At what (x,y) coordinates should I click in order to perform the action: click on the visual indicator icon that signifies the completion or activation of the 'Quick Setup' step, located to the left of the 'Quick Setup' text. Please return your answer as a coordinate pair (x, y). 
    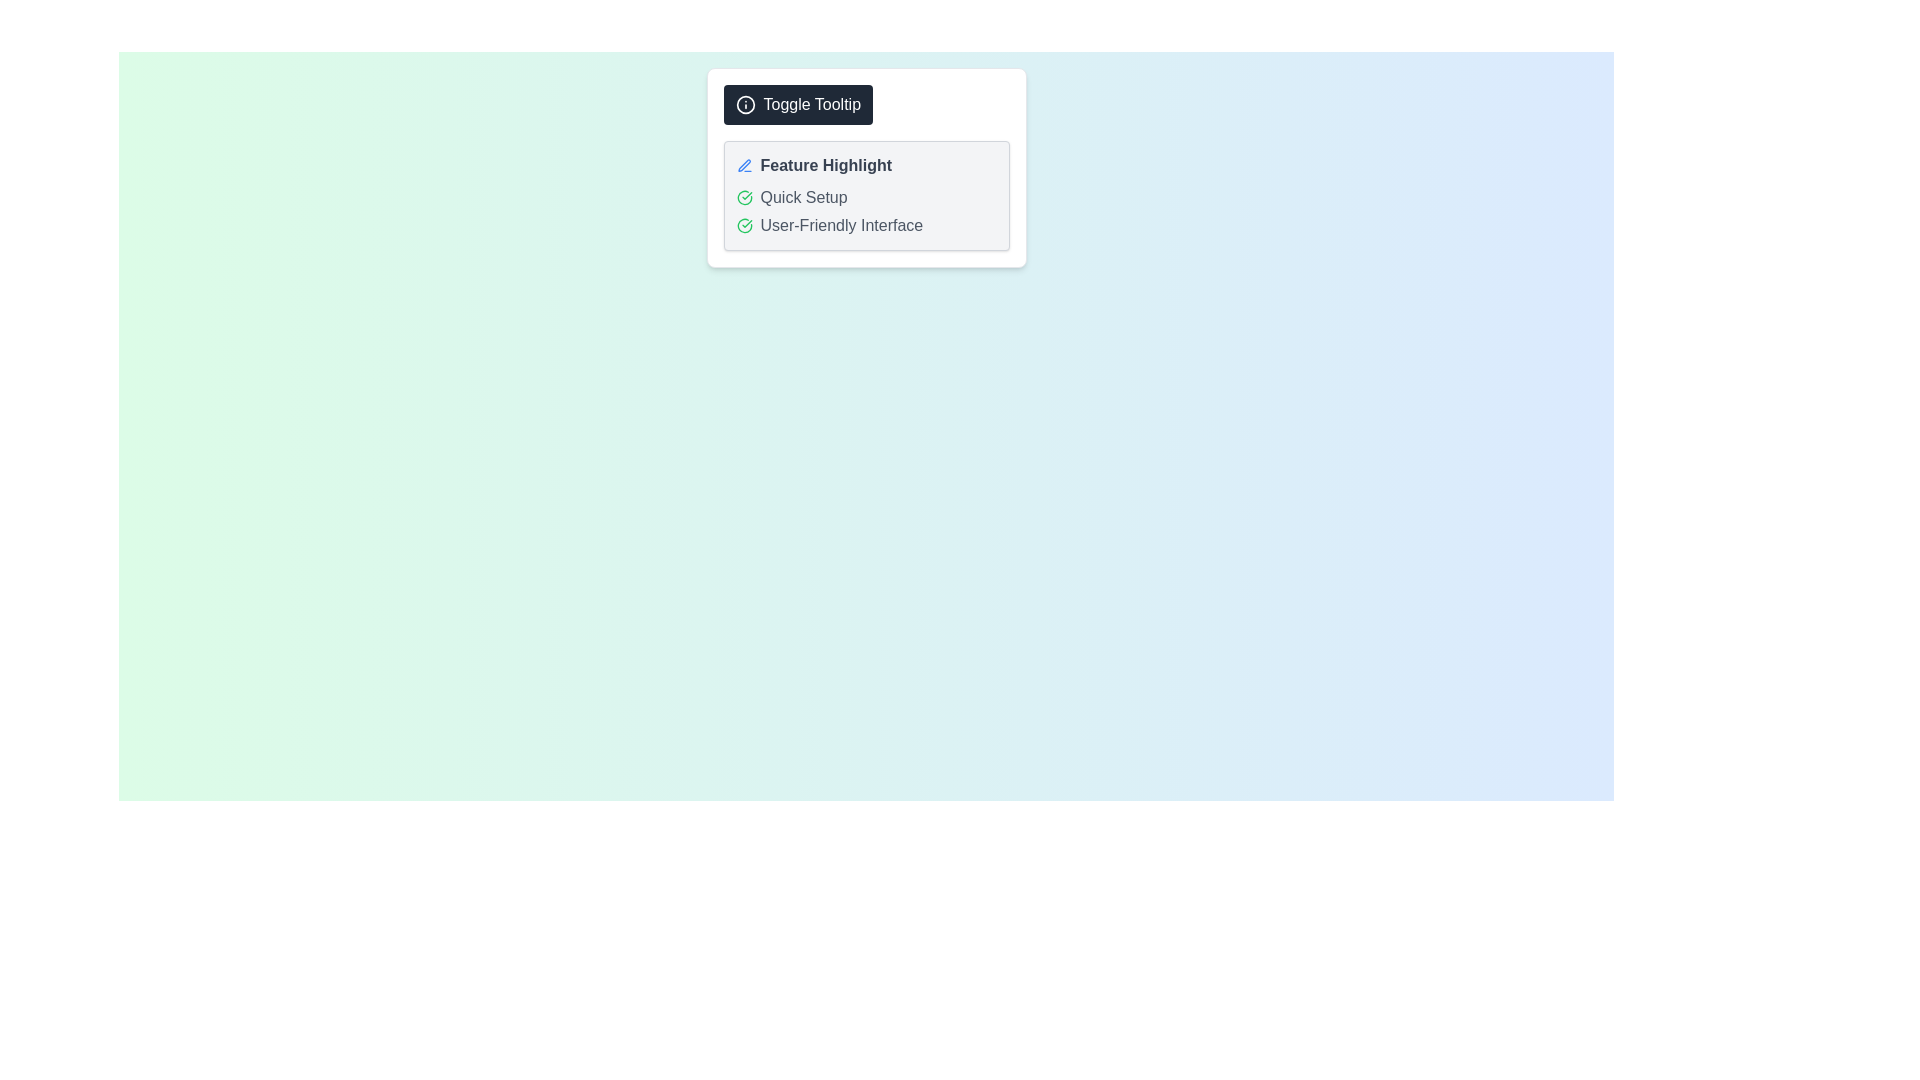
    Looking at the image, I should click on (743, 197).